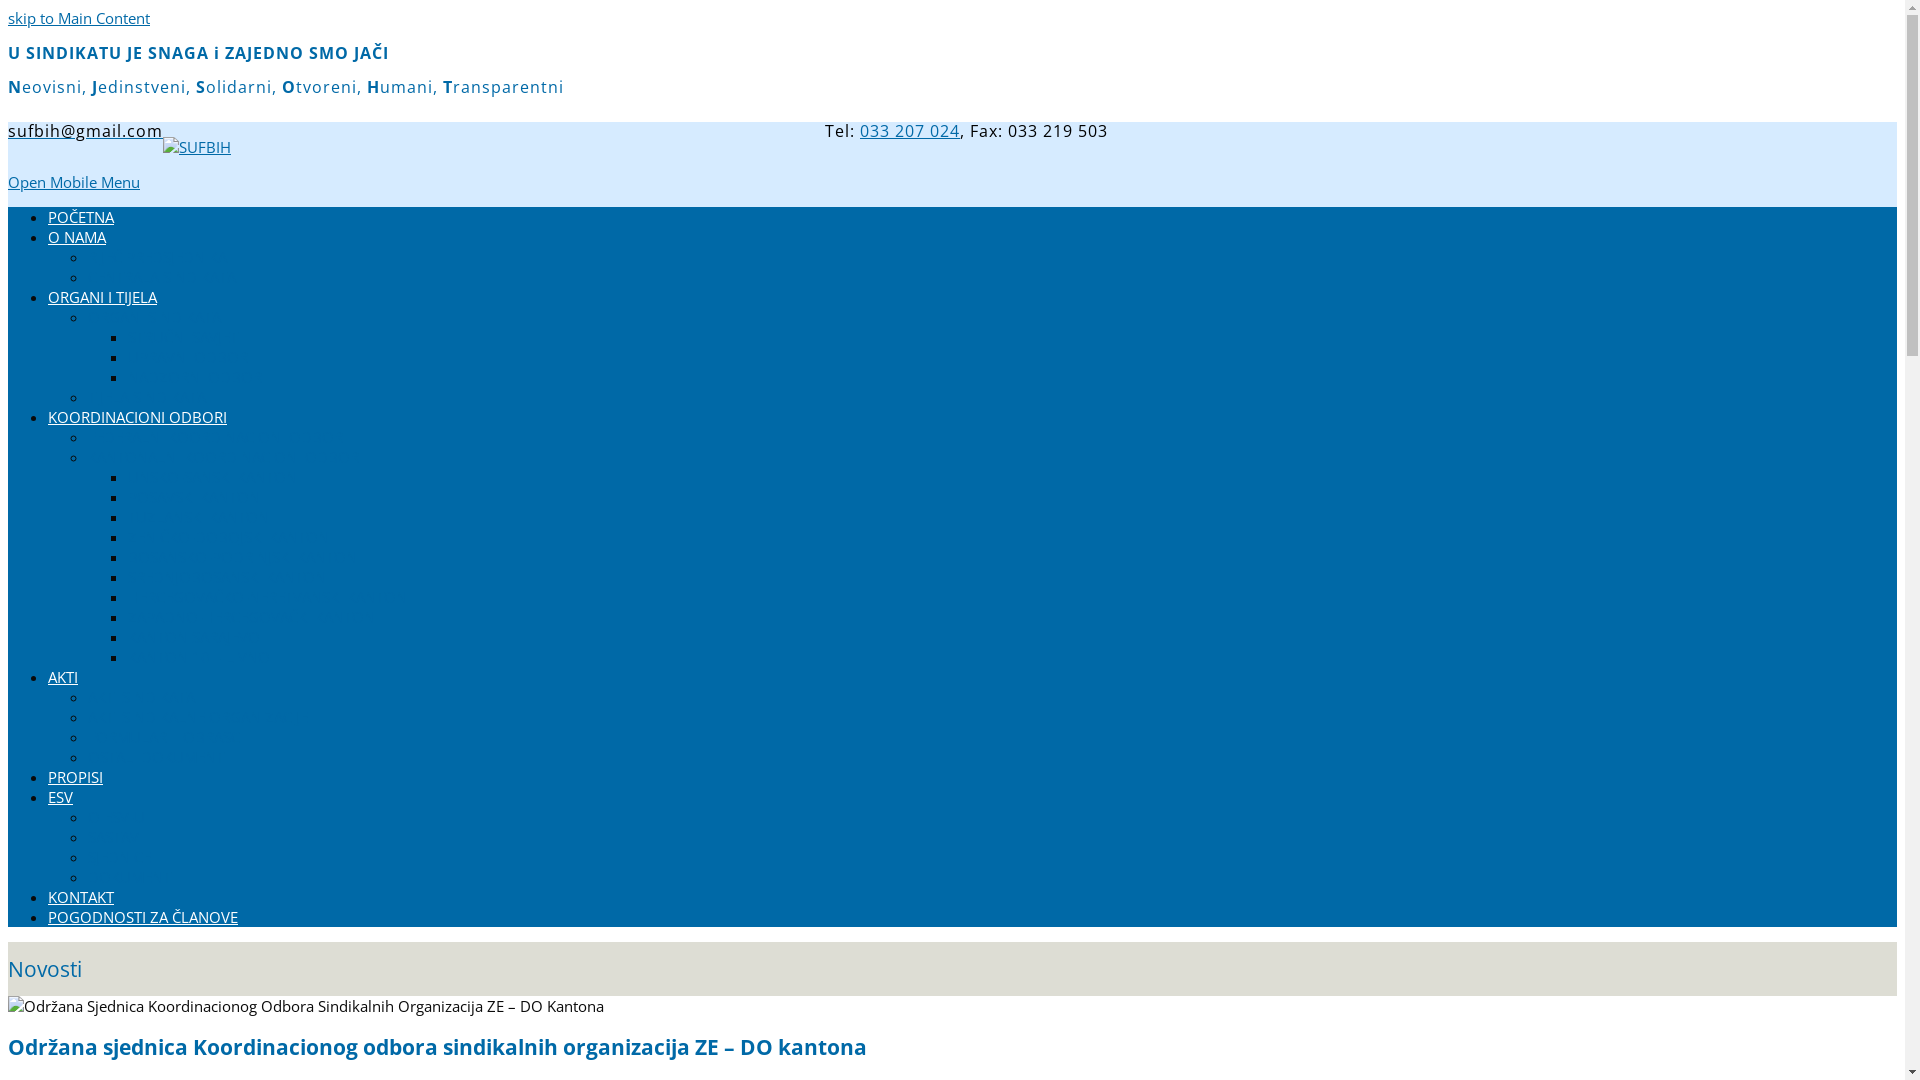  I want to click on 'sufbih@gmail.com', so click(84, 131).